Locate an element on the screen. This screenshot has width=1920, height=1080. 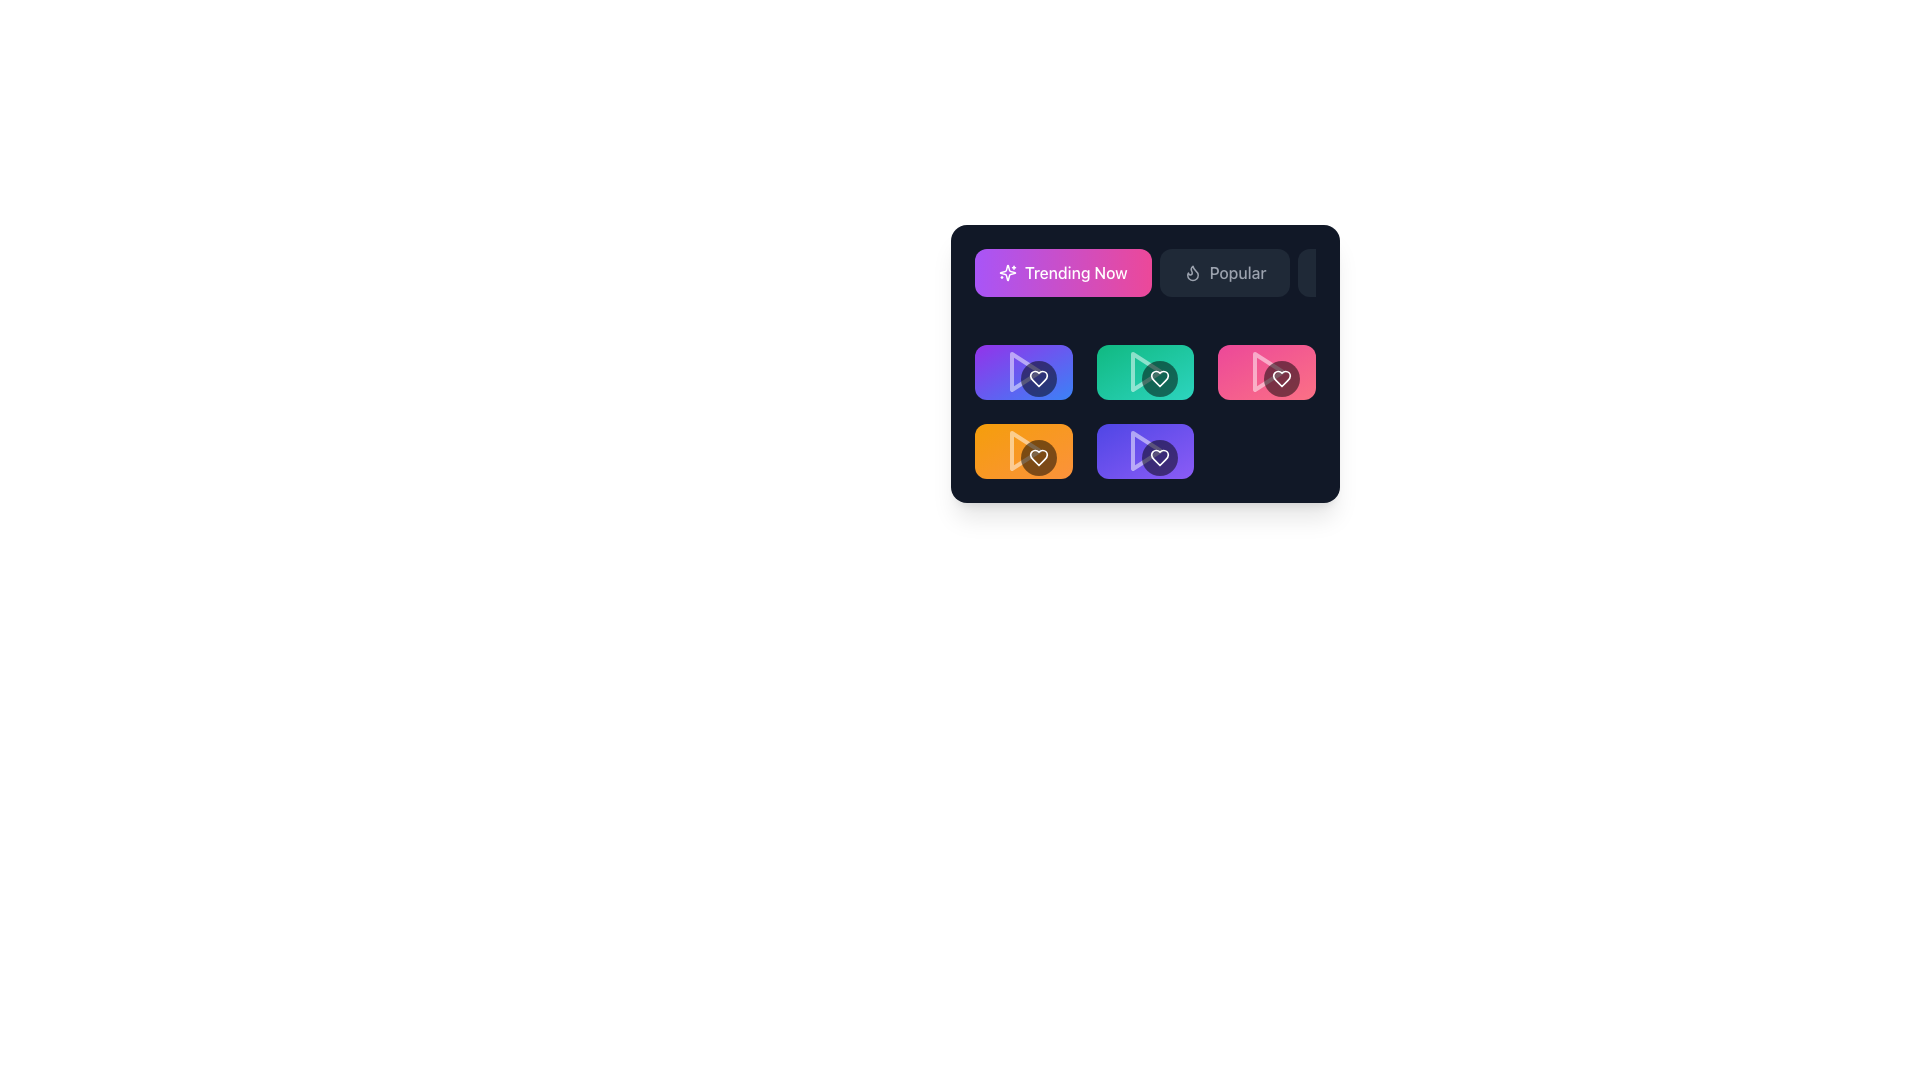
the button located in the second row and third column of a grid of buttons is located at coordinates (1223, 363).